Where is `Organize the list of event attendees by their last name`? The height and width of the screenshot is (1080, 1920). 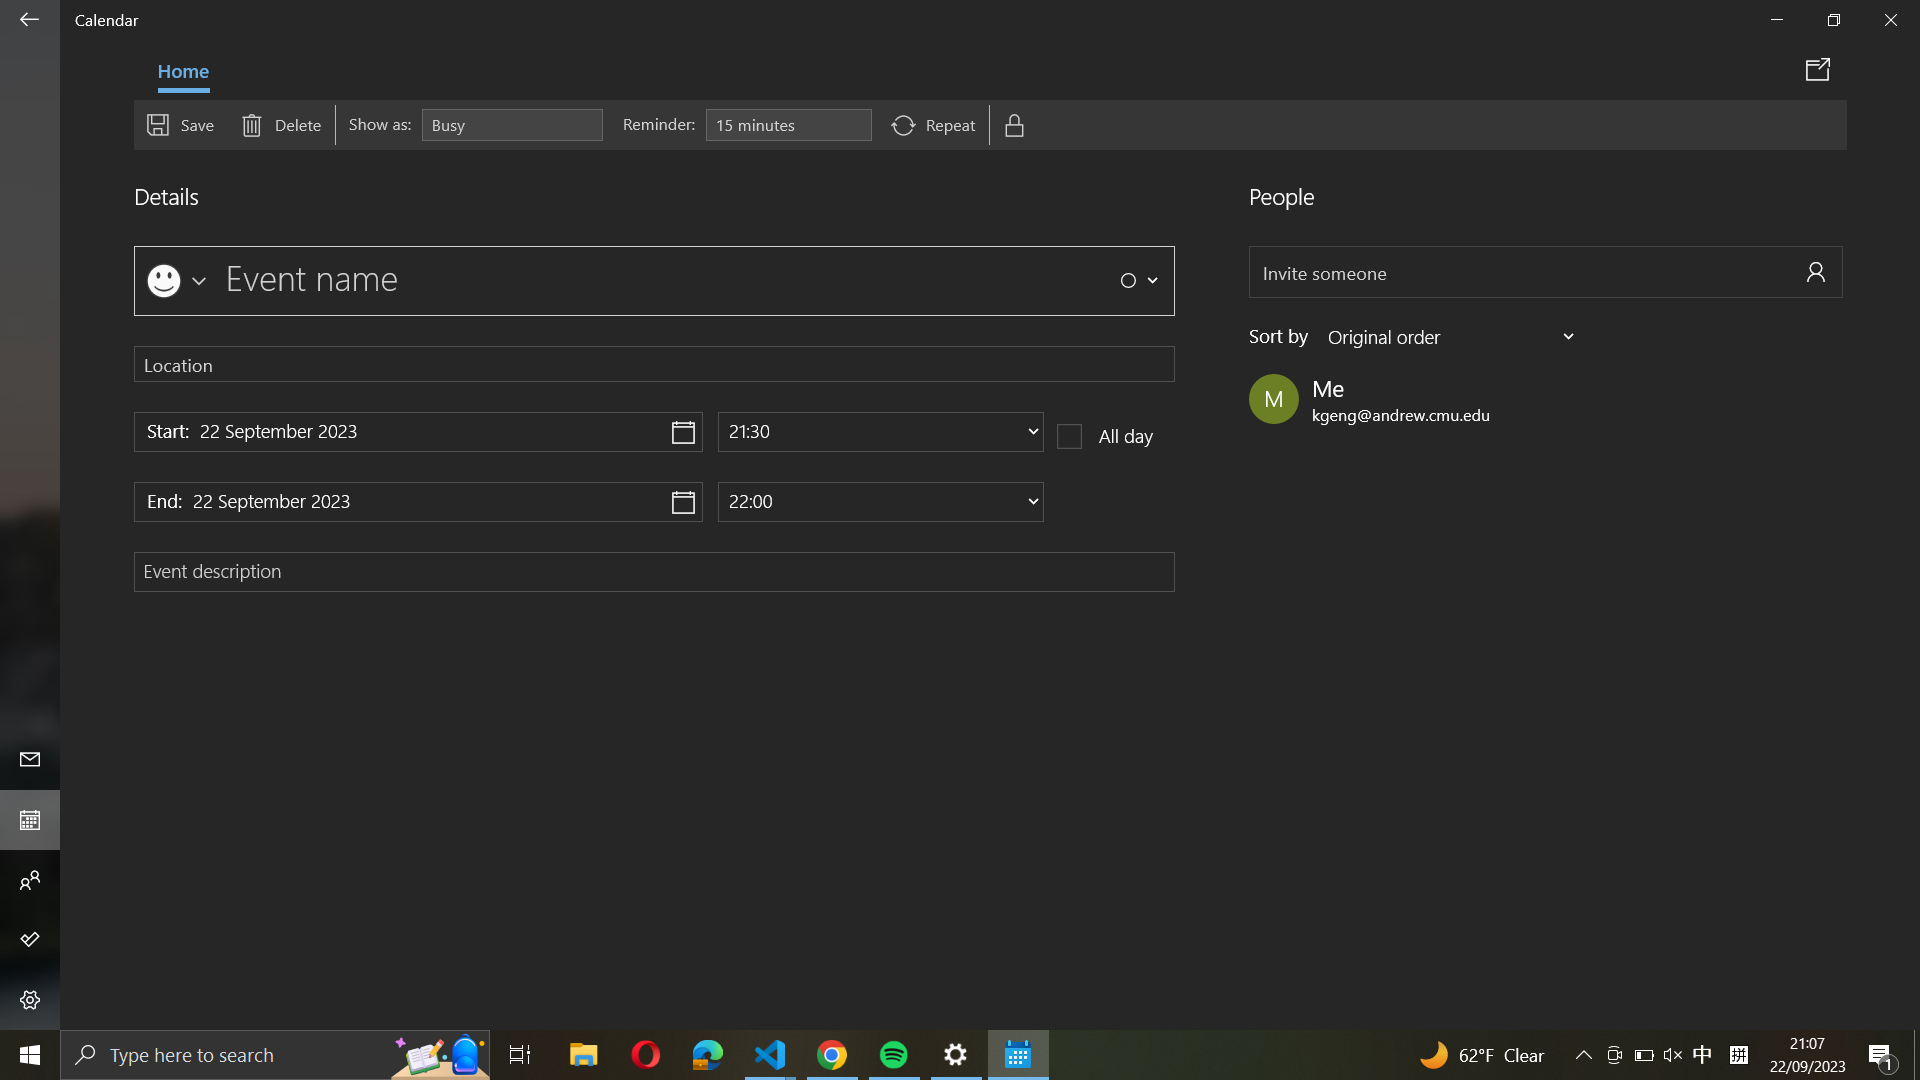 Organize the list of event attendees by their last name is located at coordinates (1453, 335).